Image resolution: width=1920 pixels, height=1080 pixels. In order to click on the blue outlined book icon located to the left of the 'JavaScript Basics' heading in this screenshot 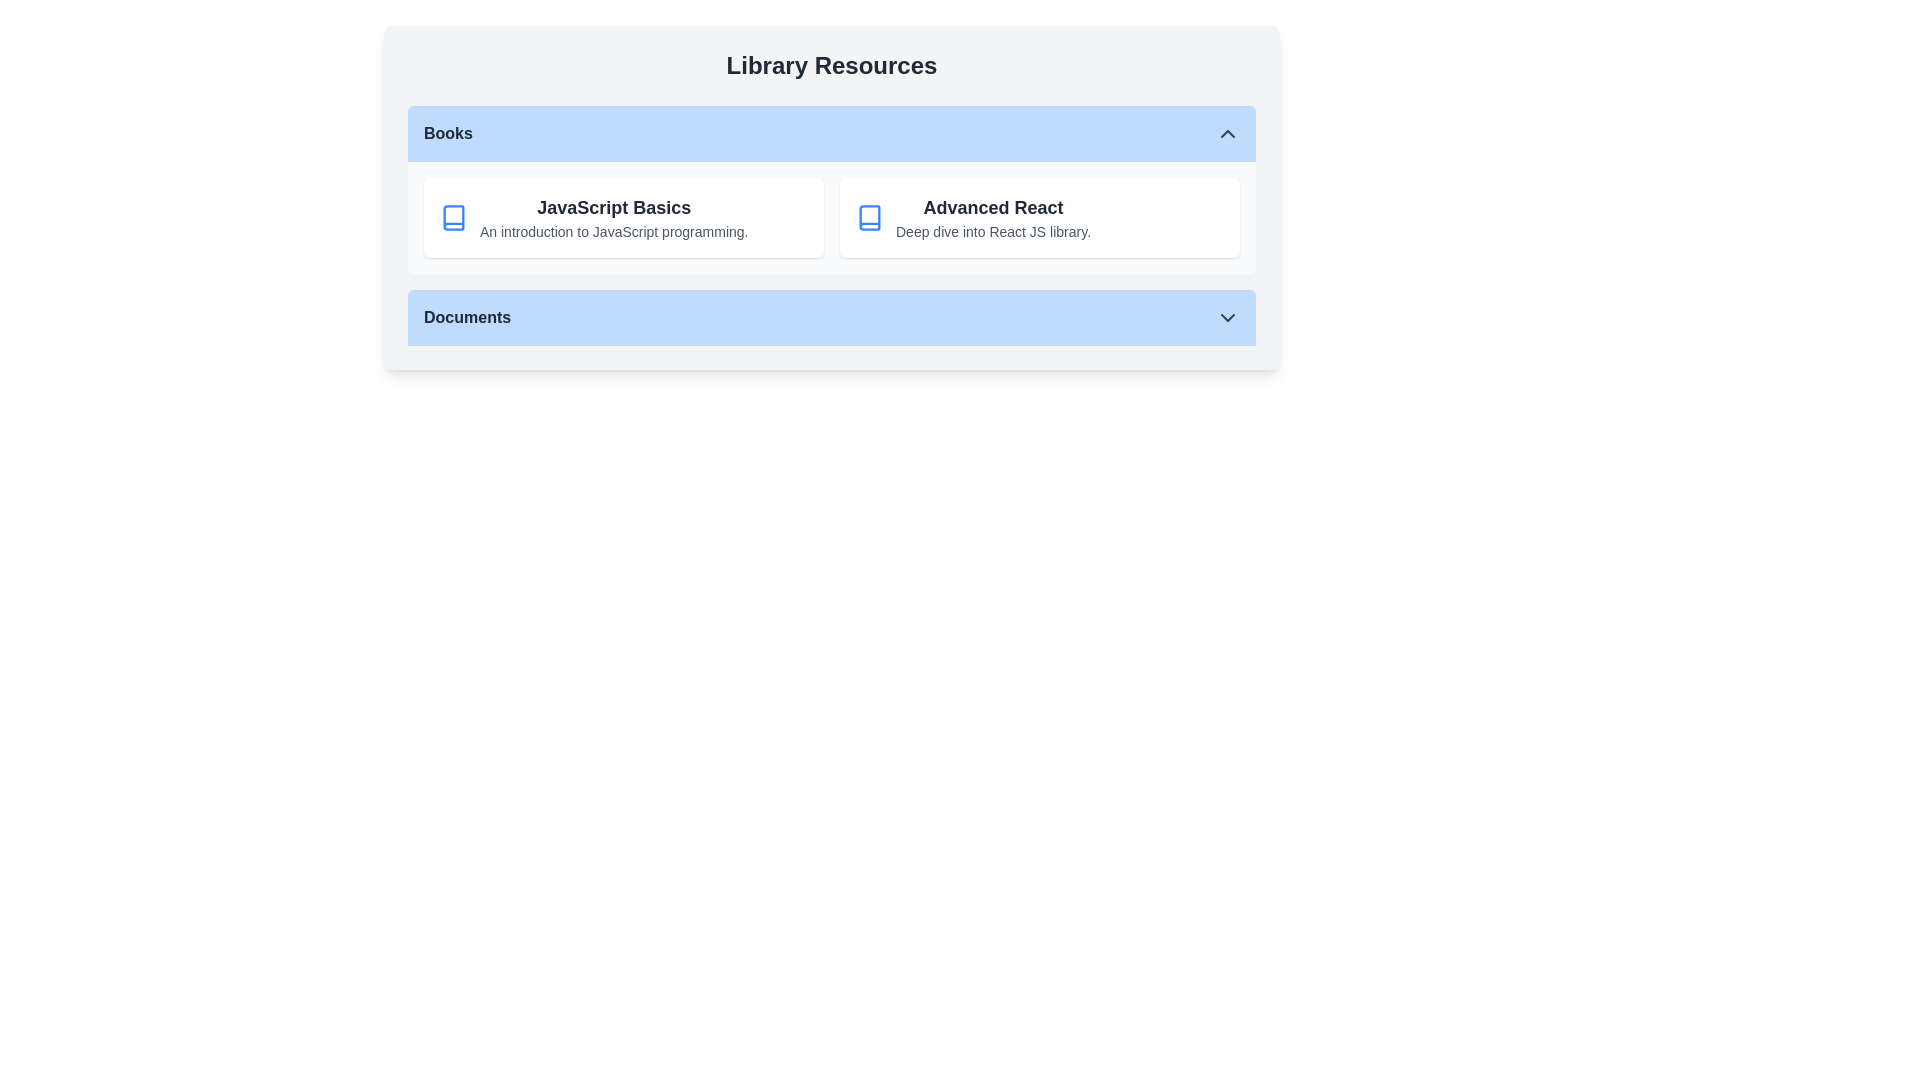, I will do `click(453, 218)`.